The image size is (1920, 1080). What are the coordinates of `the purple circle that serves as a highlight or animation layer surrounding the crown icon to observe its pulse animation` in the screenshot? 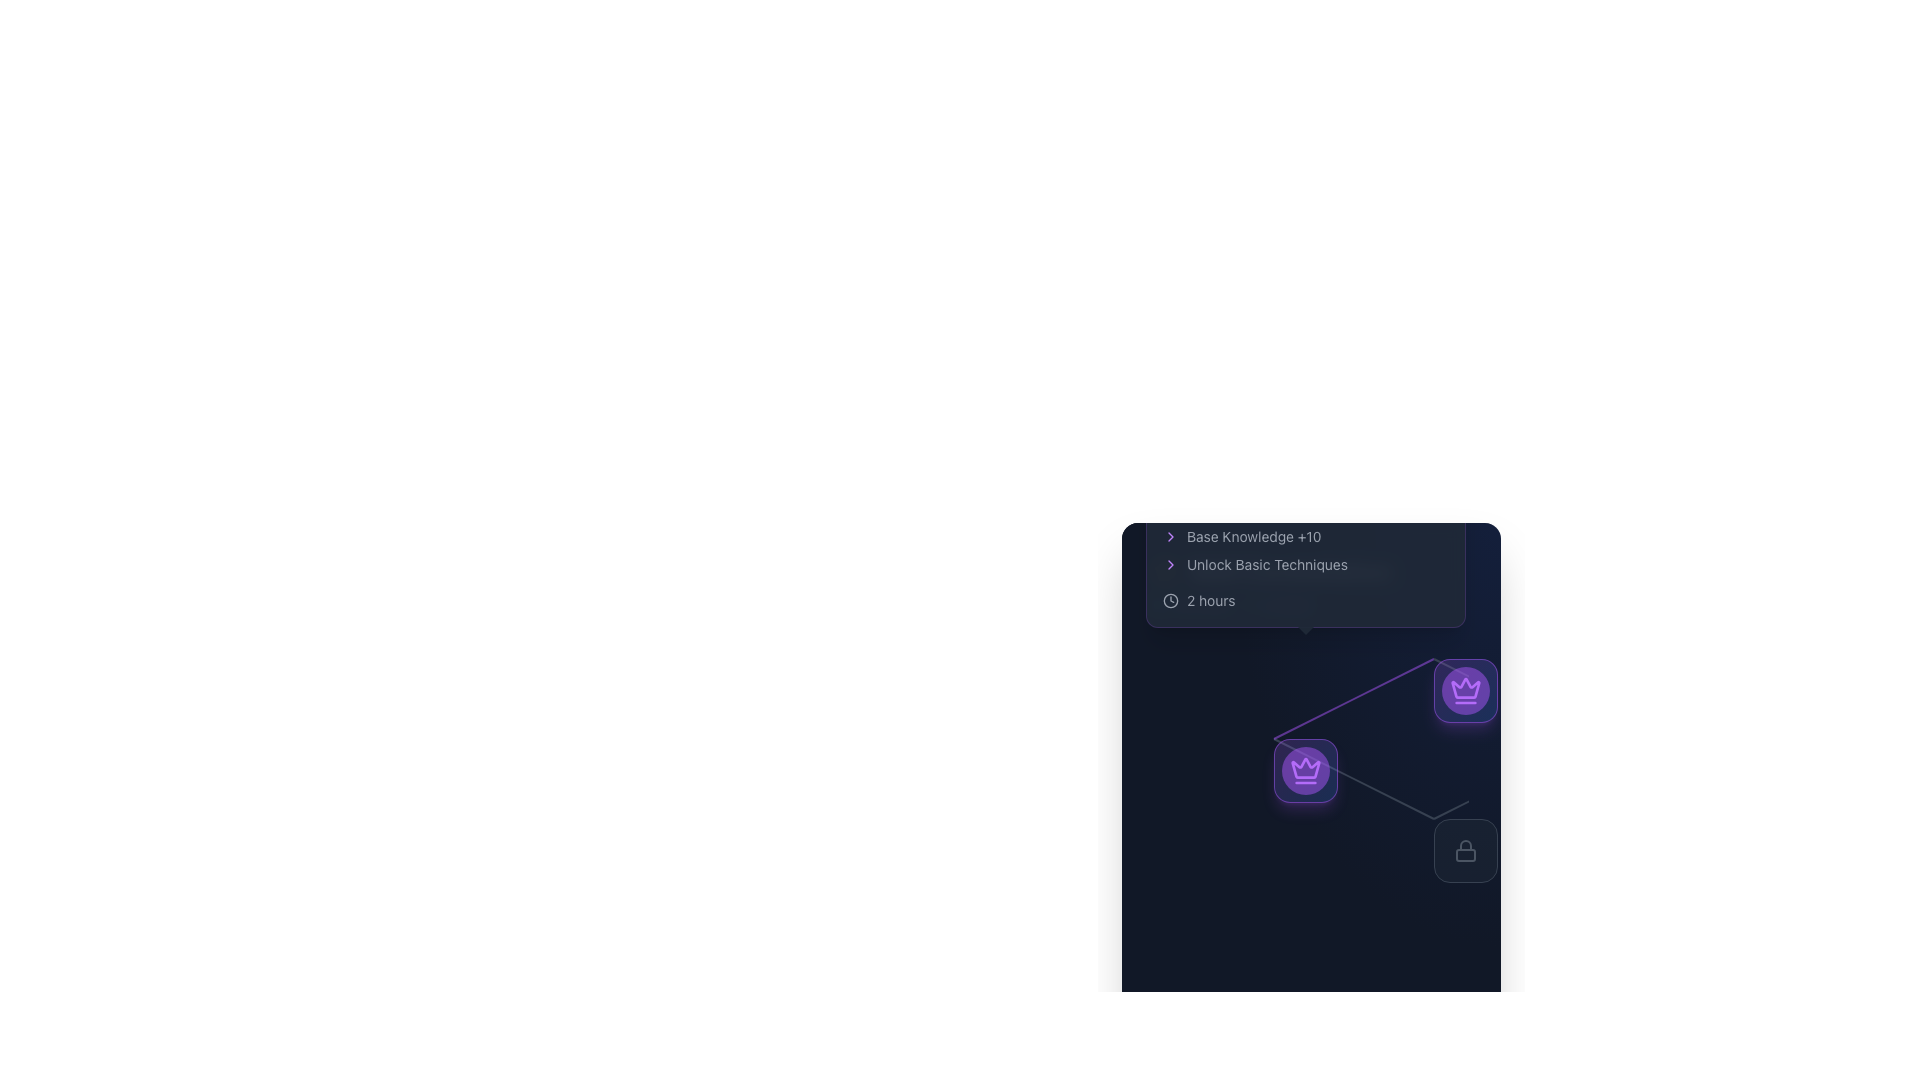 It's located at (1465, 689).